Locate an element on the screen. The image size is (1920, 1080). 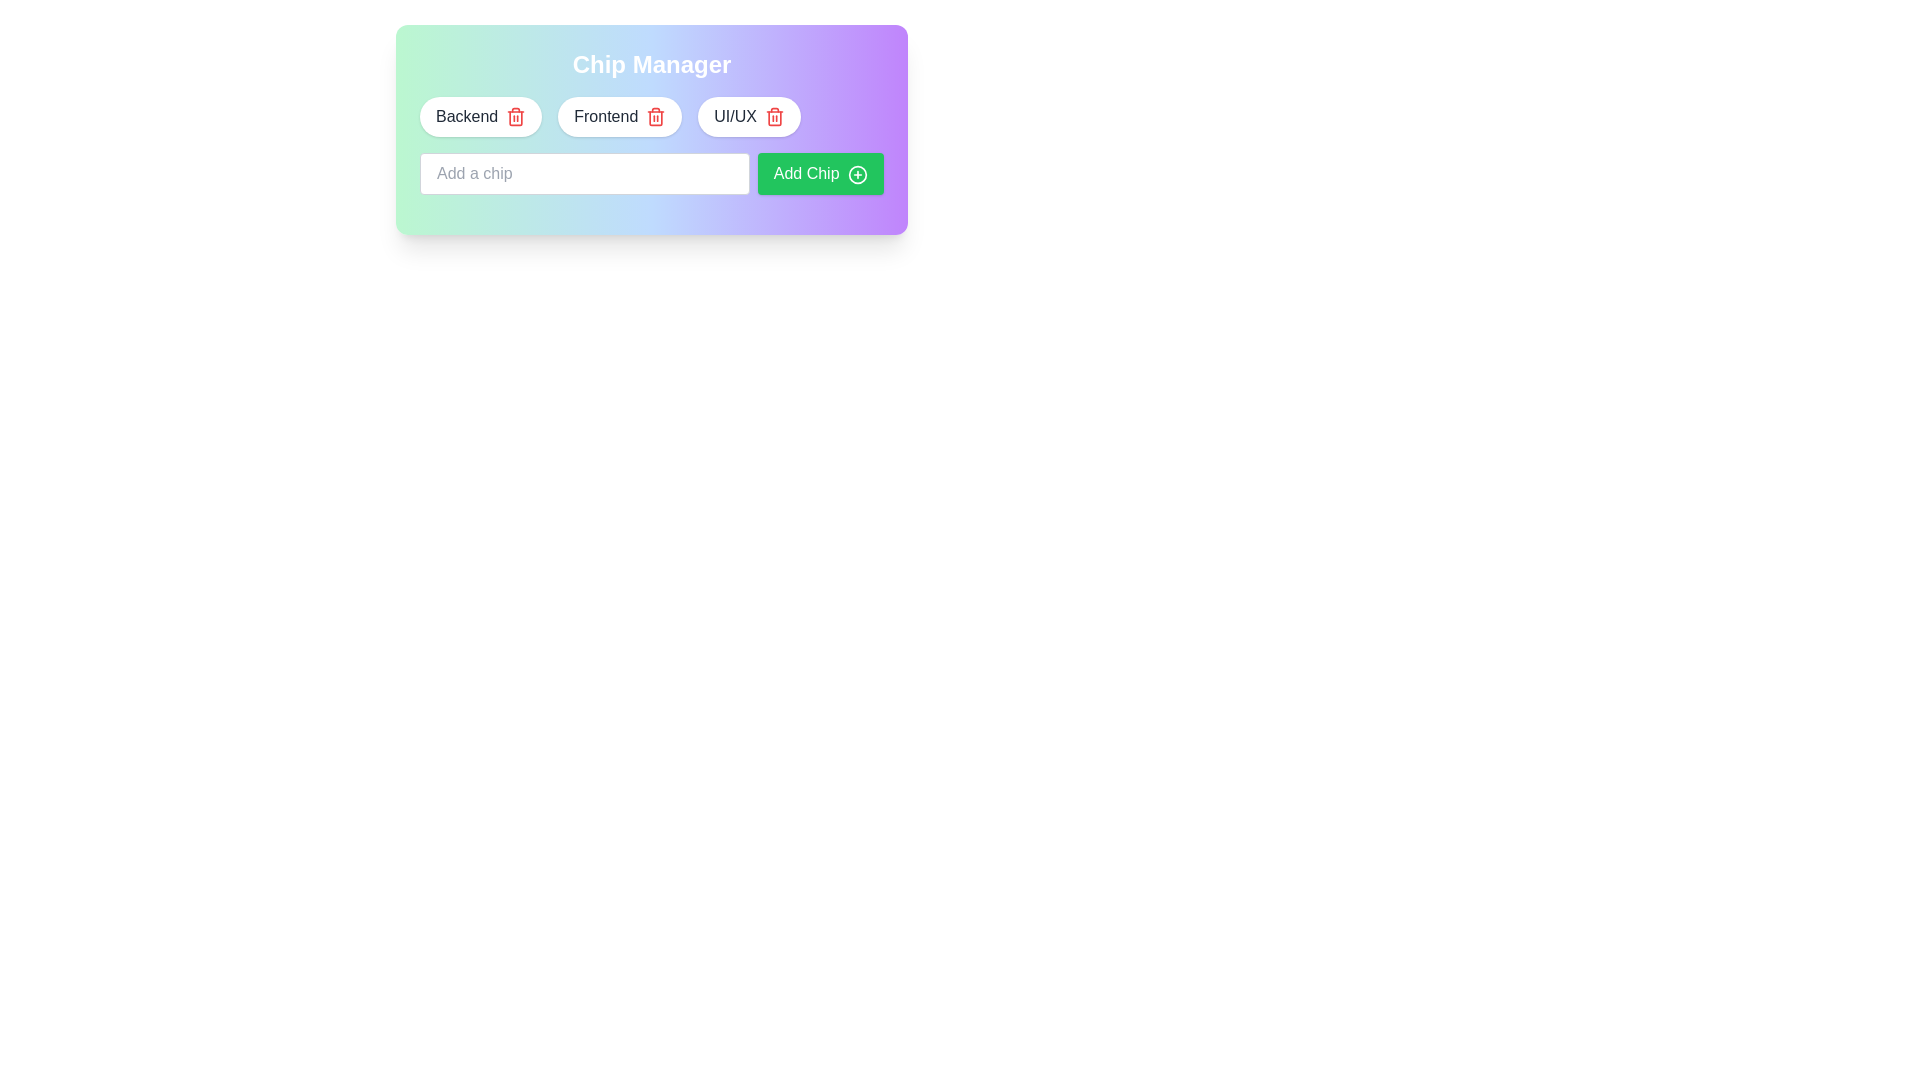
the area of the first chip containing the 'Backend' text label is located at coordinates (465, 116).